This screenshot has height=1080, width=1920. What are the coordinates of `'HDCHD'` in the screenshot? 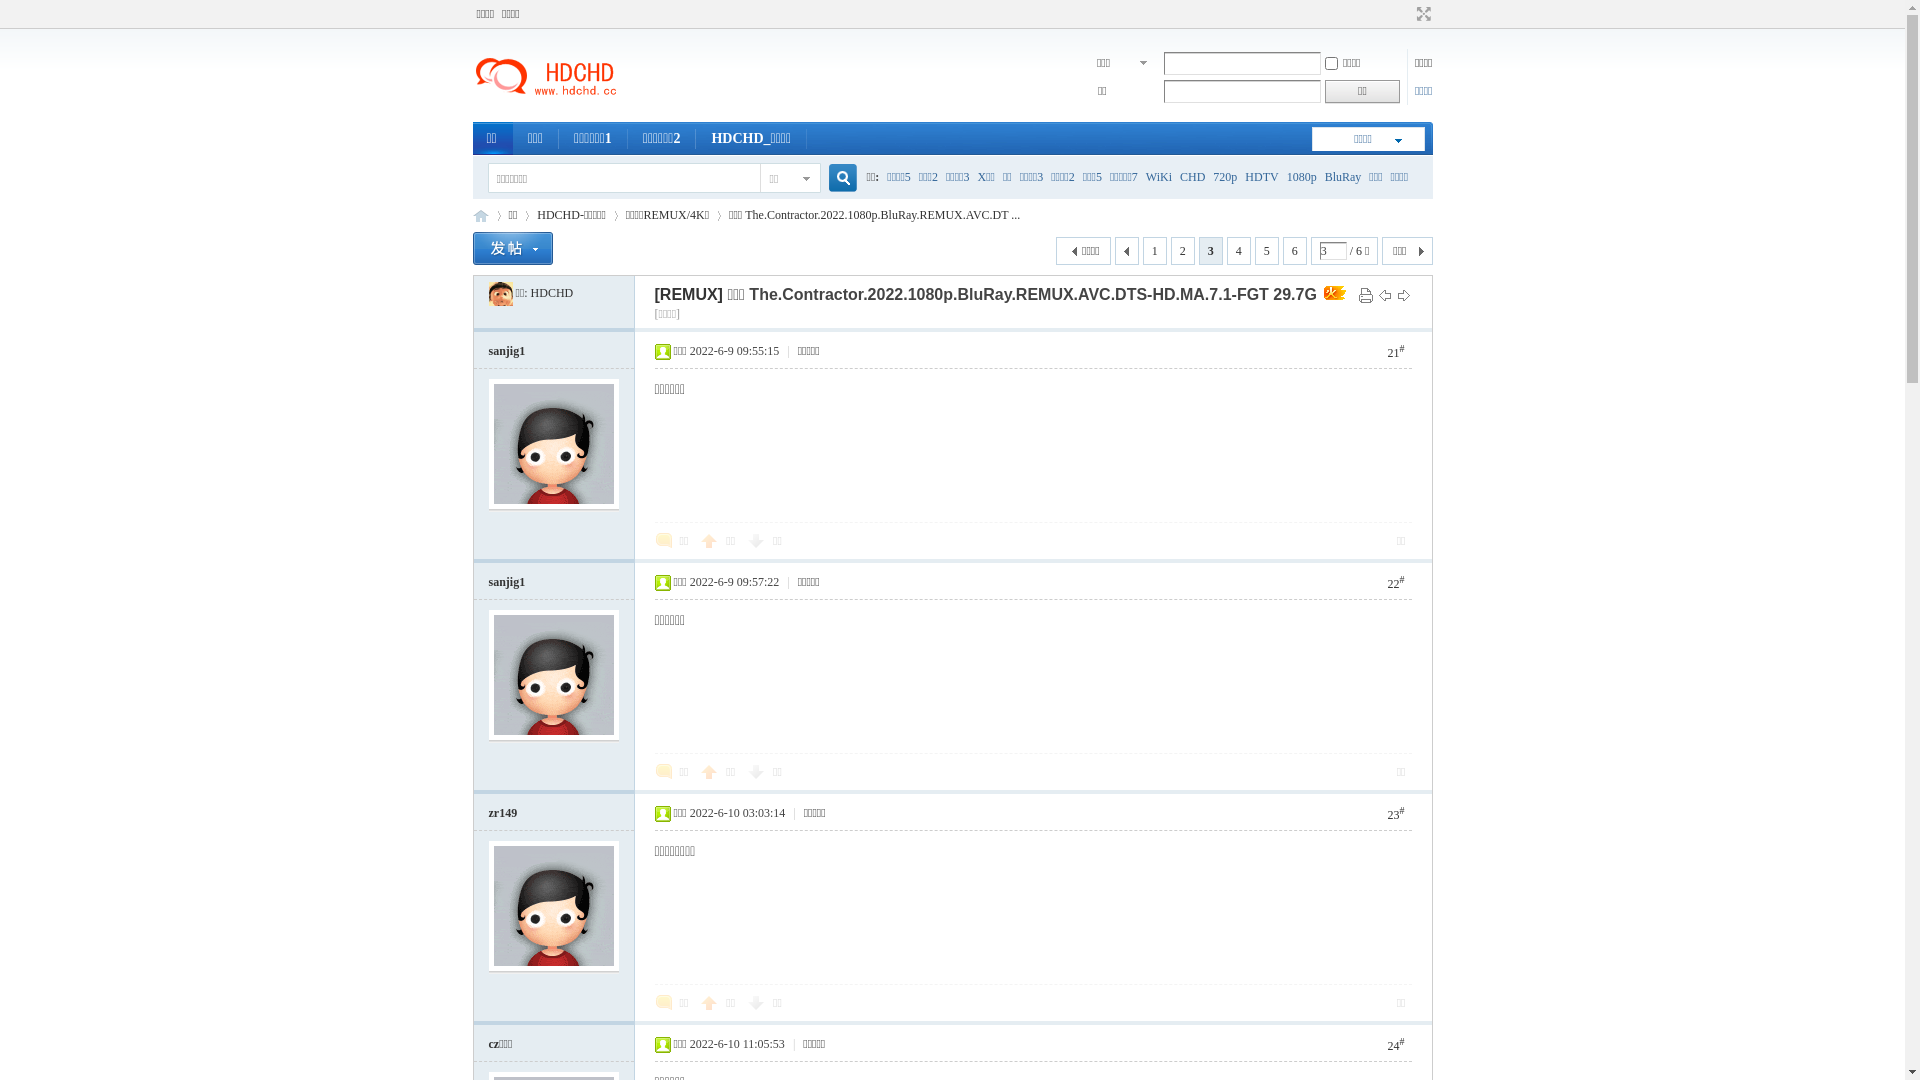 It's located at (488, 293).